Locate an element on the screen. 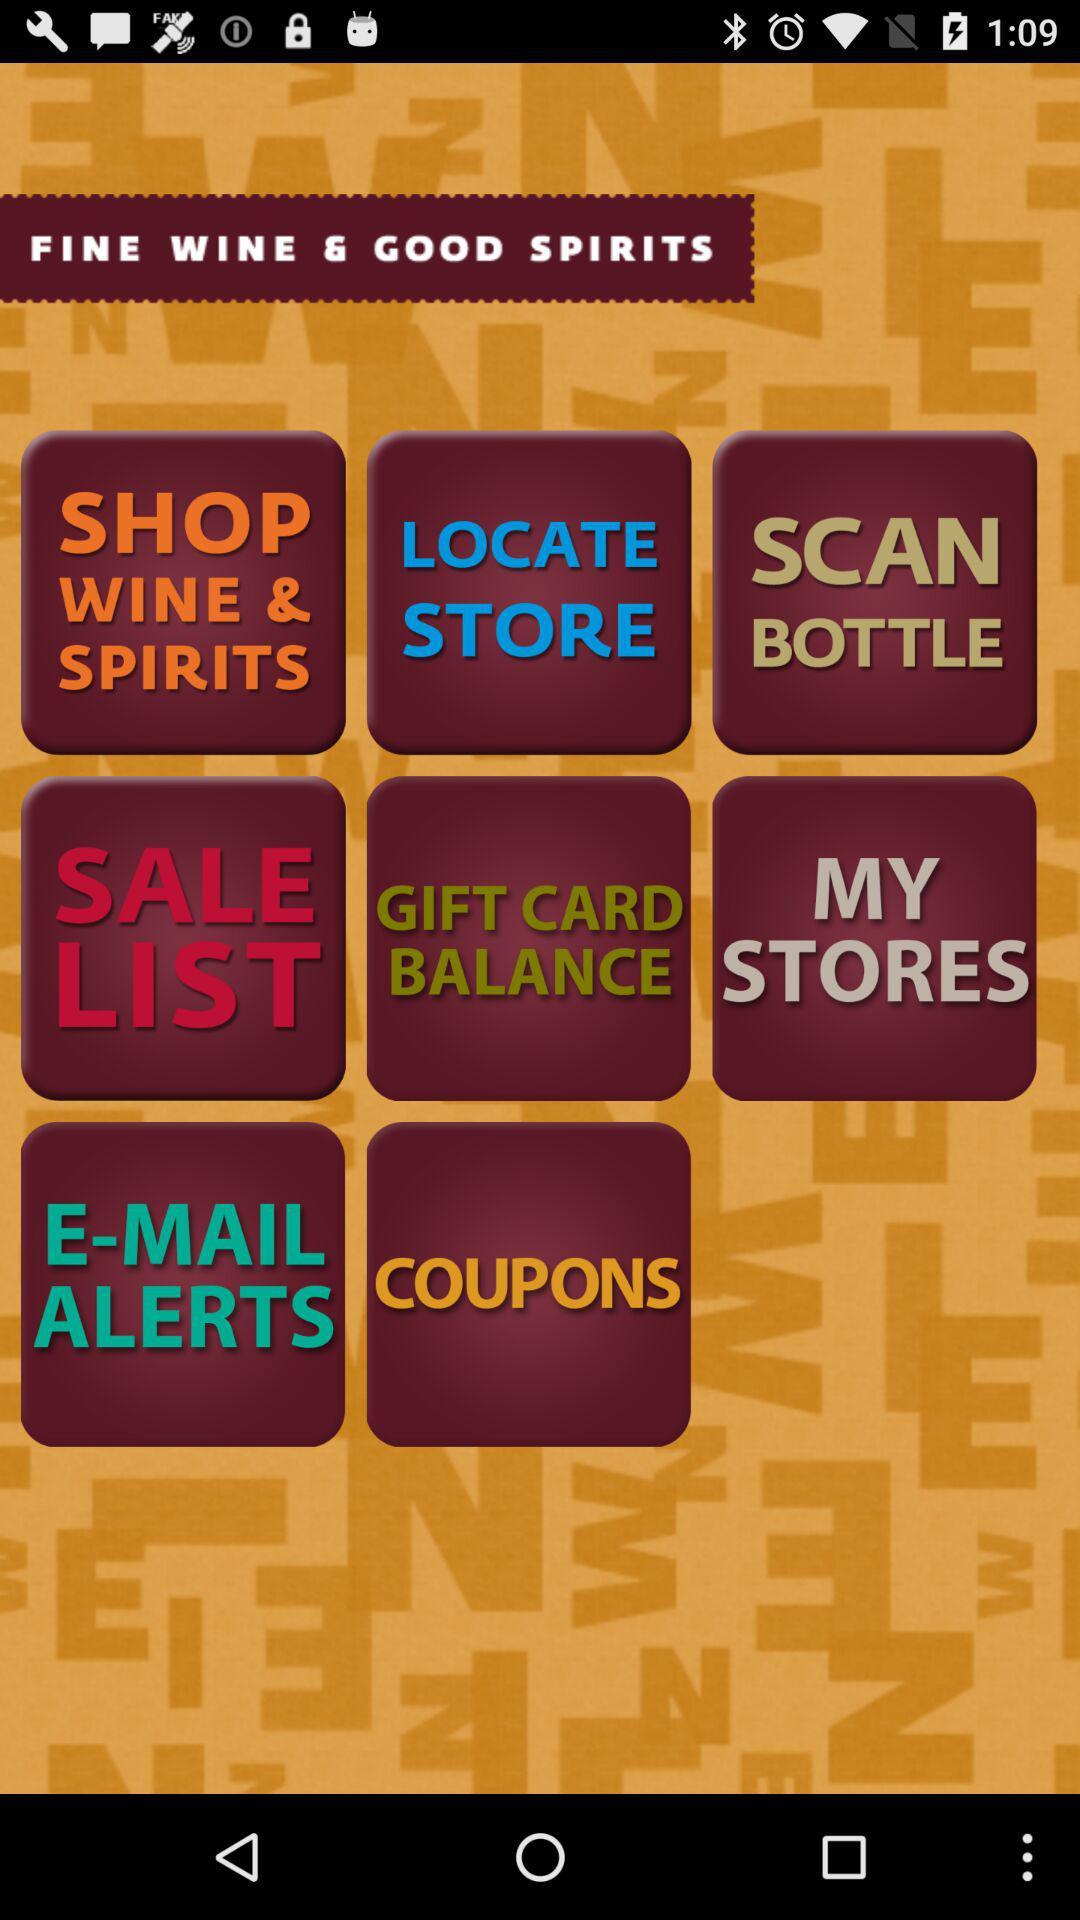 The width and height of the screenshot is (1080, 1920). shop wine and spirits is located at coordinates (183, 591).